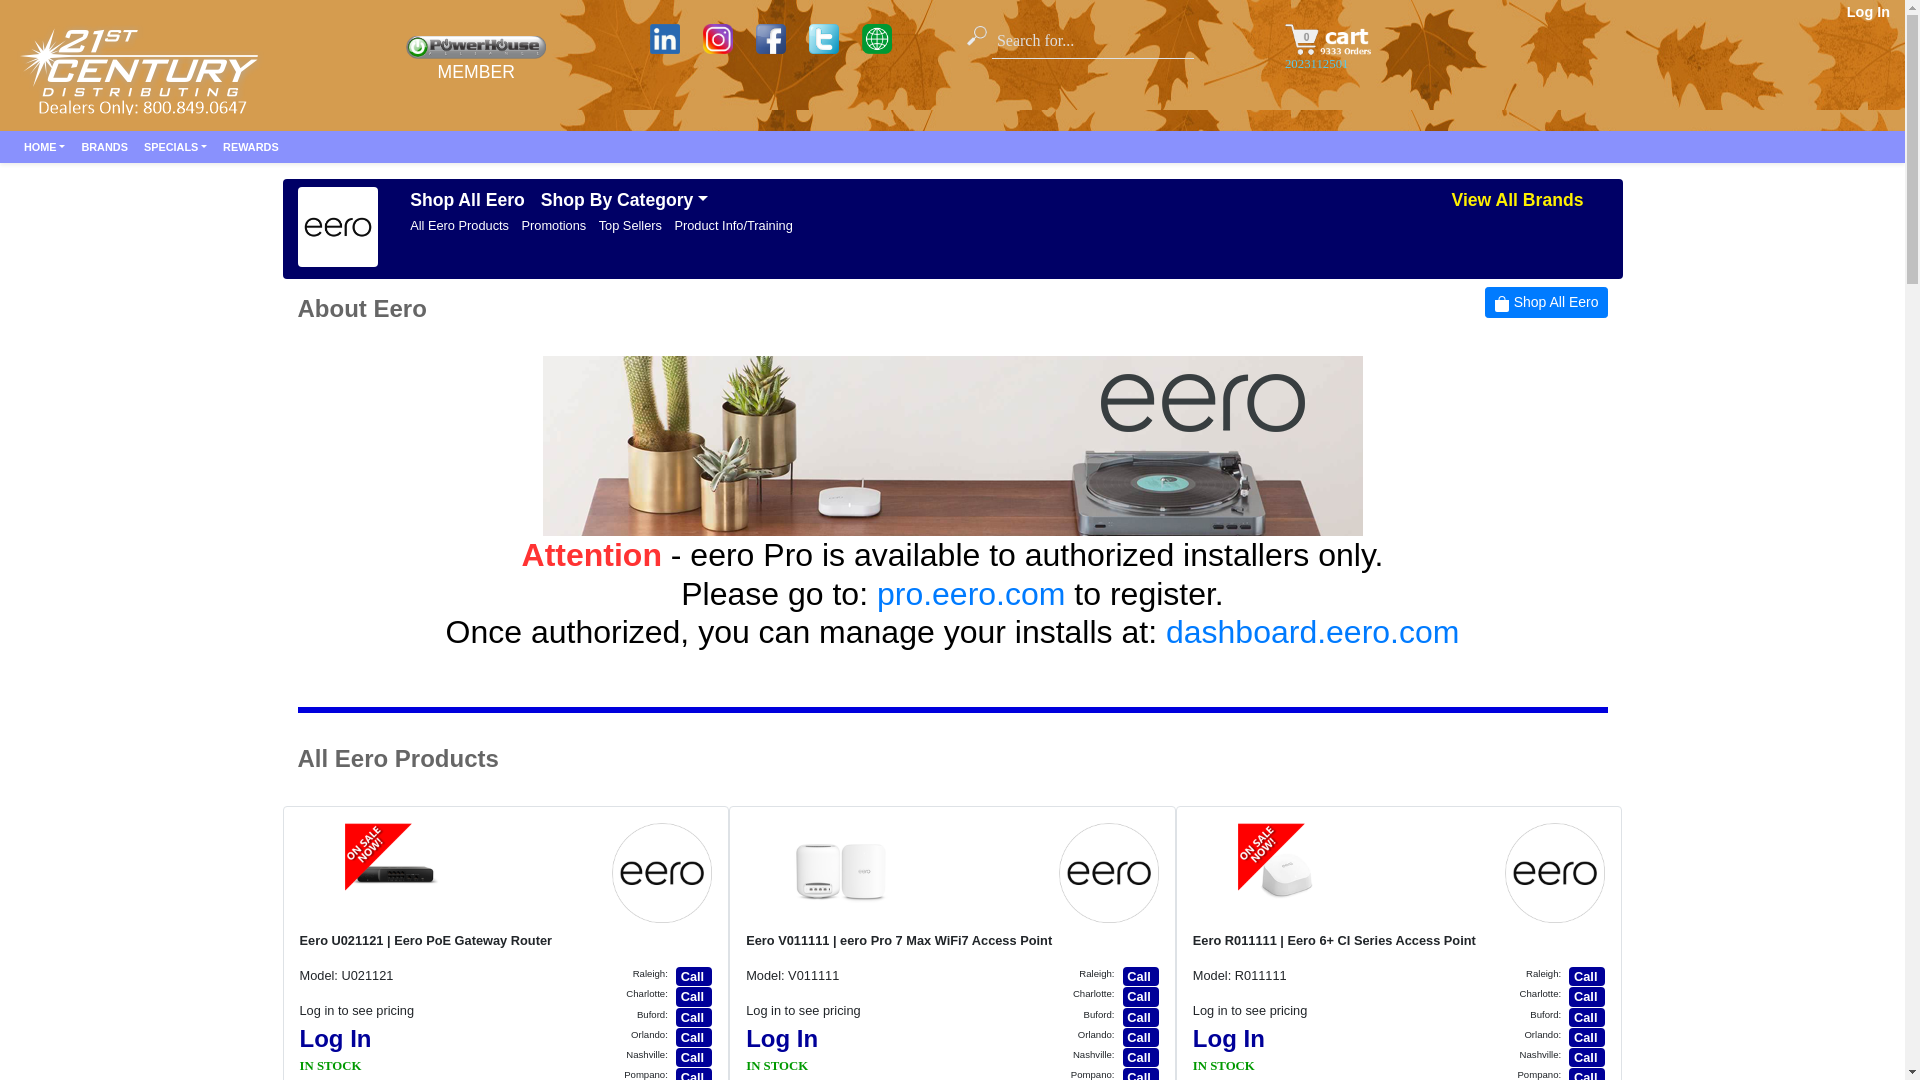 The width and height of the screenshot is (1920, 1080). Describe the element at coordinates (103, 145) in the screenshot. I see `'BRANDS'` at that location.